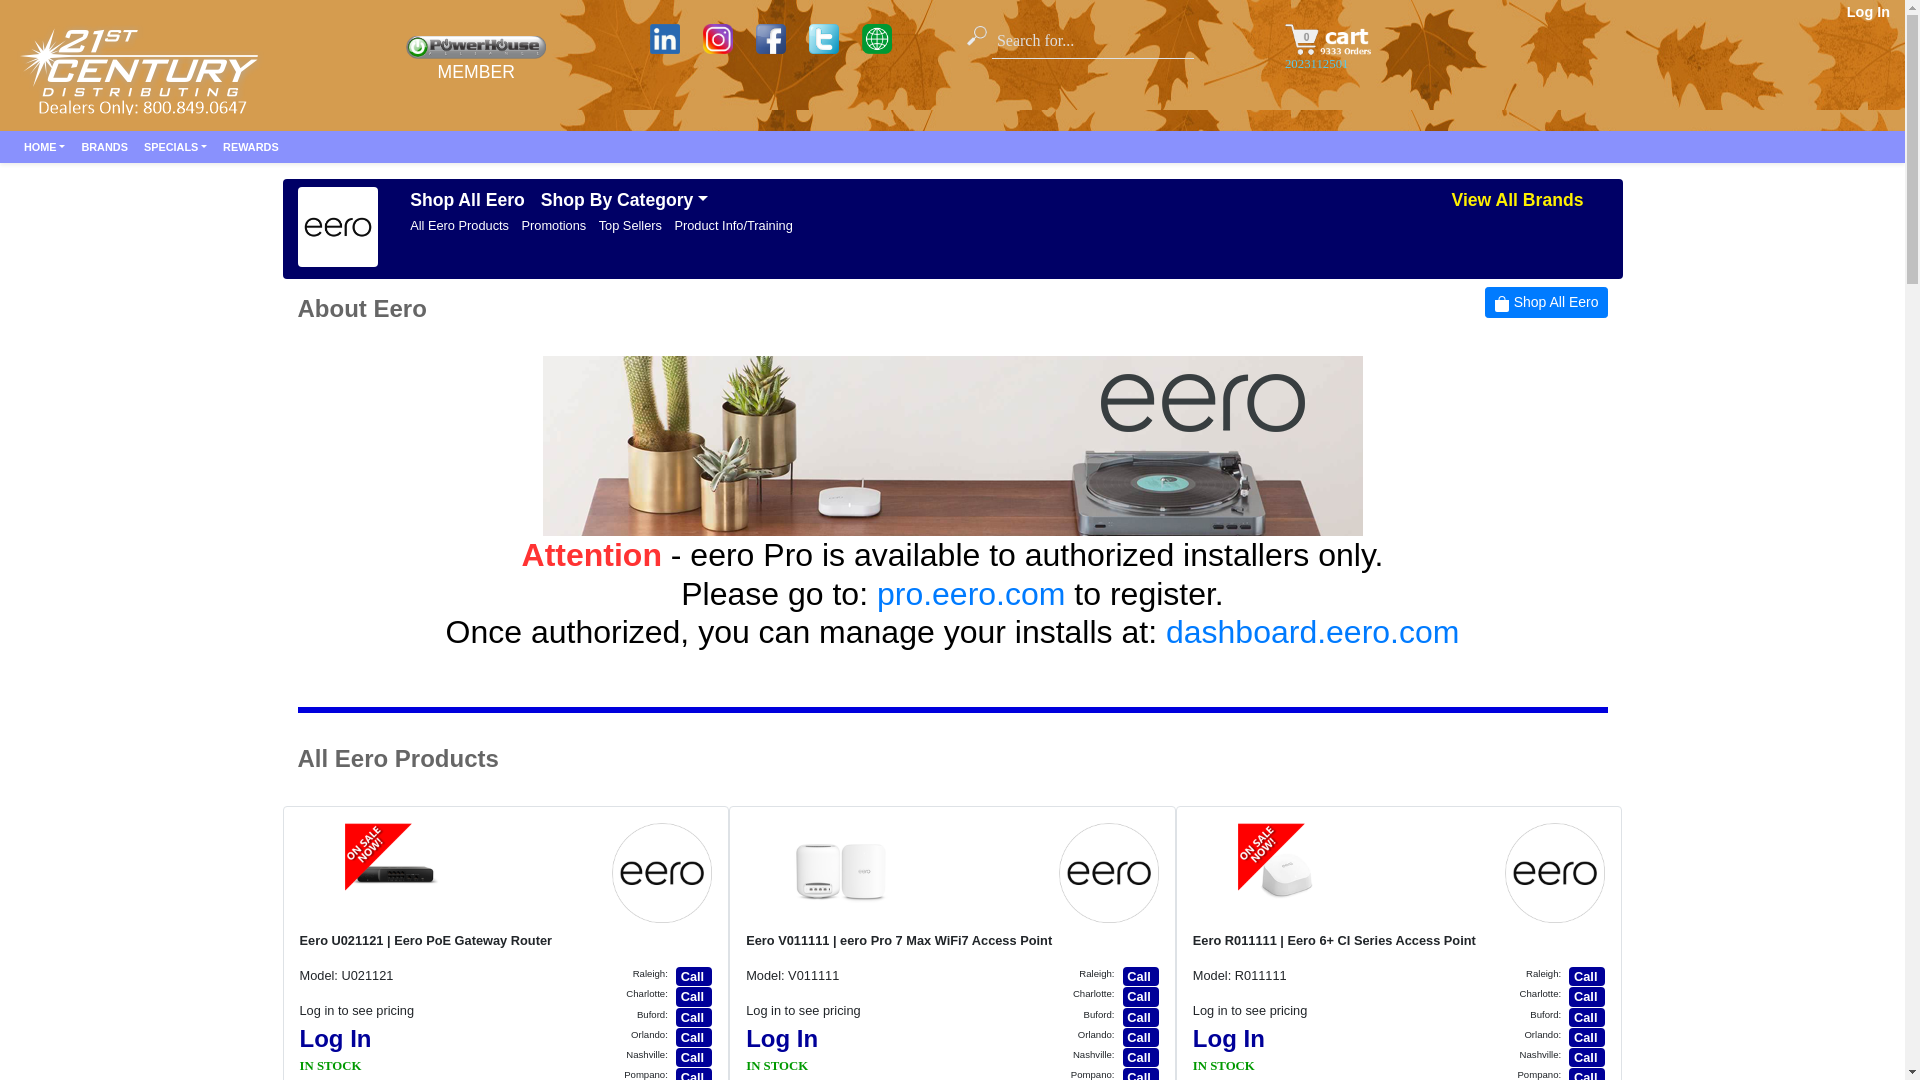 The width and height of the screenshot is (1920, 1080). Describe the element at coordinates (103, 145) in the screenshot. I see `'BRANDS'` at that location.